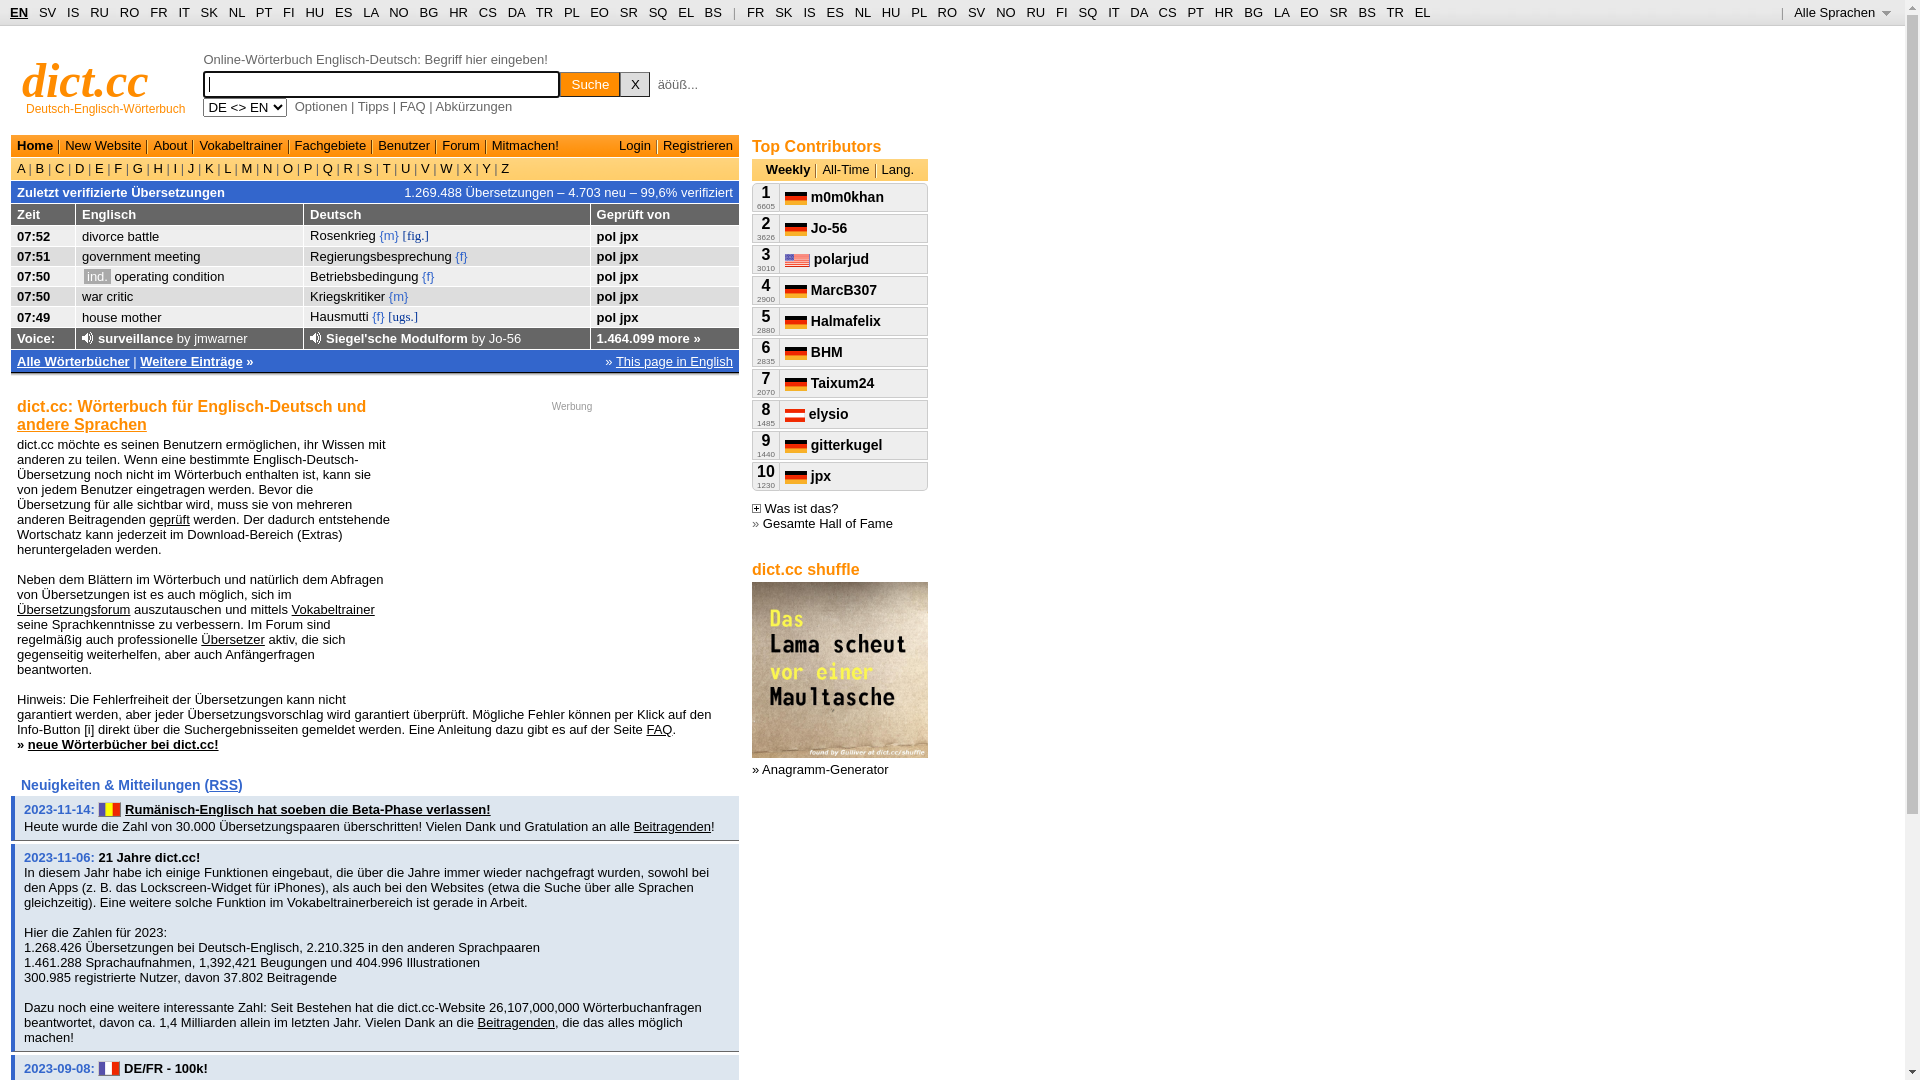 This screenshot has width=1920, height=1080. Describe the element at coordinates (814, 350) in the screenshot. I see `'BHM'` at that location.